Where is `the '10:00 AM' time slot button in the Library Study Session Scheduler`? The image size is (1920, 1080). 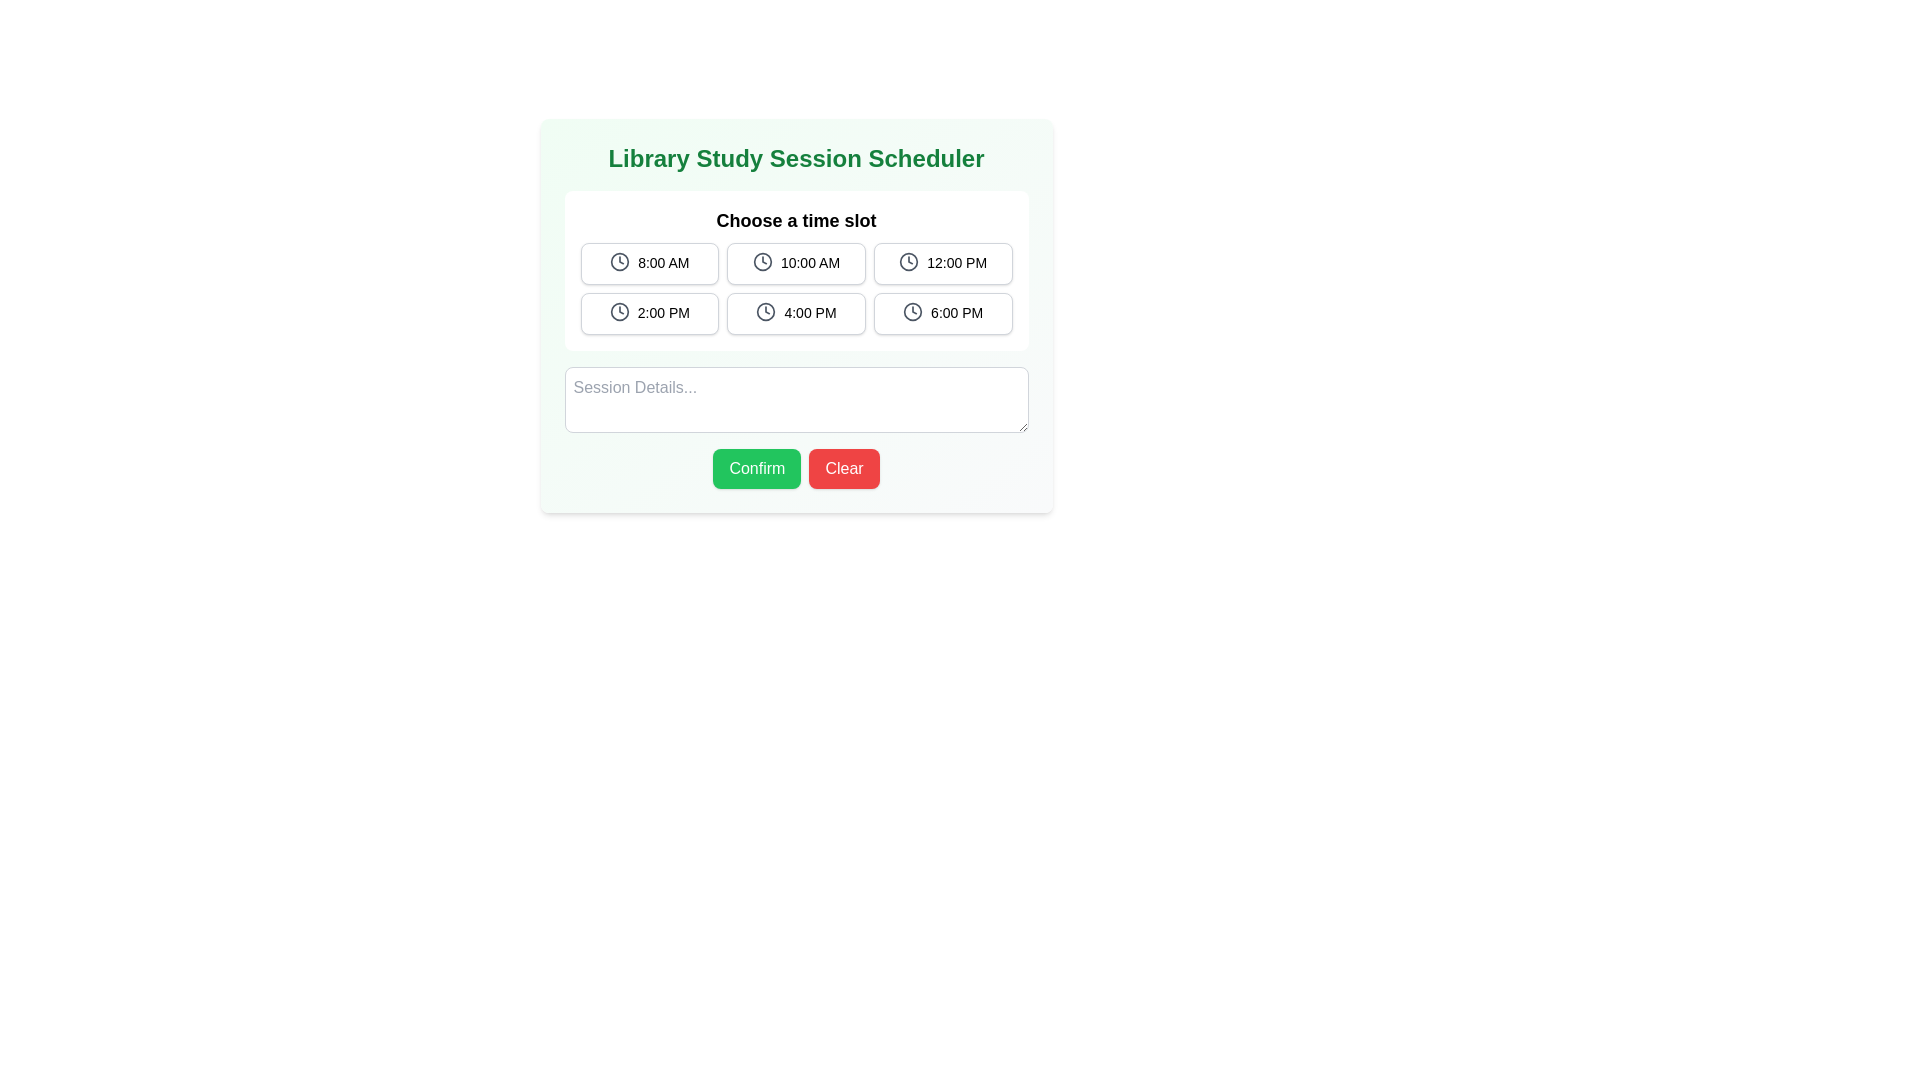
the '10:00 AM' time slot button in the Library Study Session Scheduler is located at coordinates (795, 262).